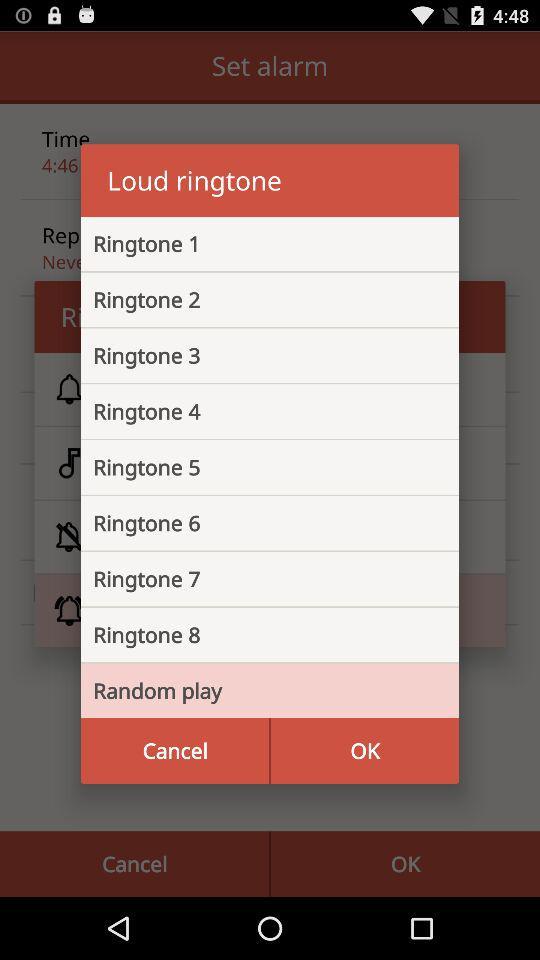 The image size is (540, 960). What do you see at coordinates (254, 522) in the screenshot?
I see `the ringtone 6 item` at bounding box center [254, 522].